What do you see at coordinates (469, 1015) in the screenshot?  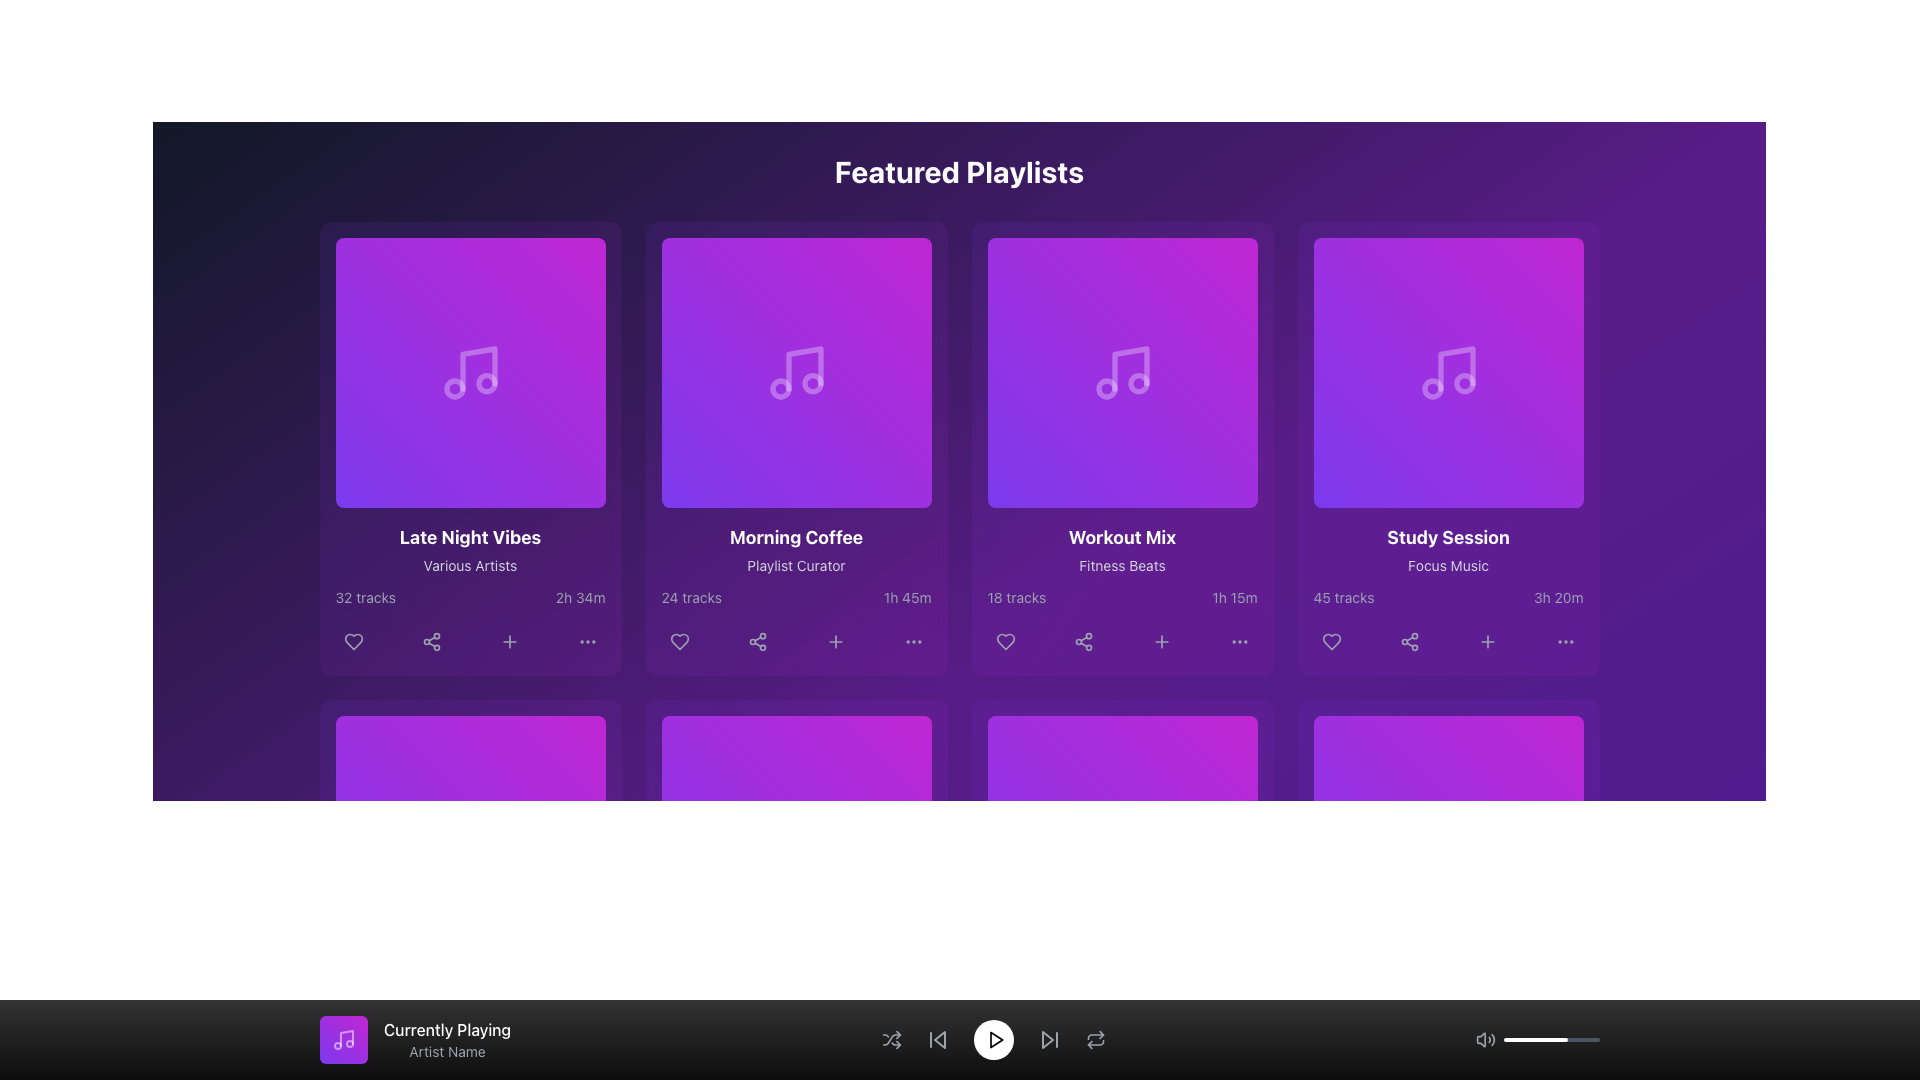 I see `text label displaying 'Chill Lofi', which is large and bold with a white color, positioned above 'Beat Makers' in the semi-transparent card` at bounding box center [469, 1015].